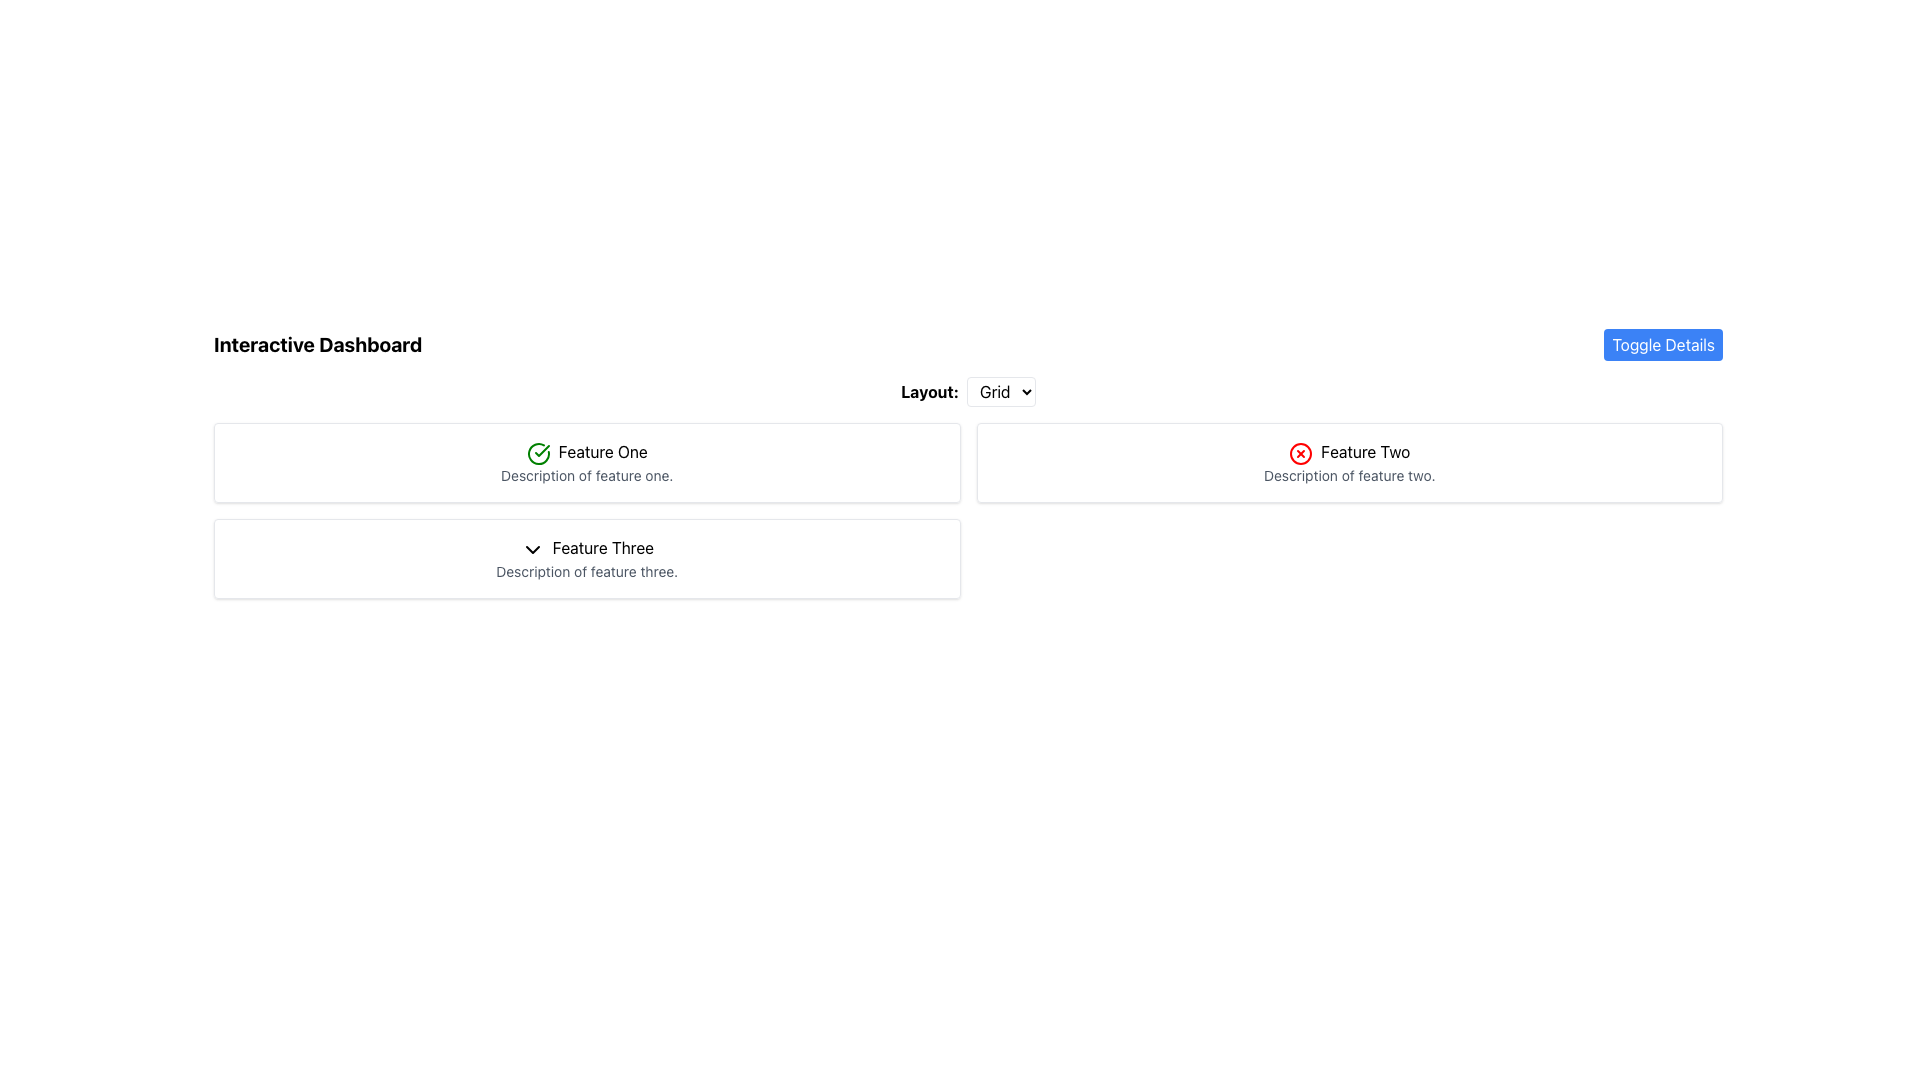 The width and height of the screenshot is (1920, 1080). Describe the element at coordinates (538, 453) in the screenshot. I see `the checkmark icon with a green stroke color, which is positioned to the left of the text 'Feature One'` at that location.